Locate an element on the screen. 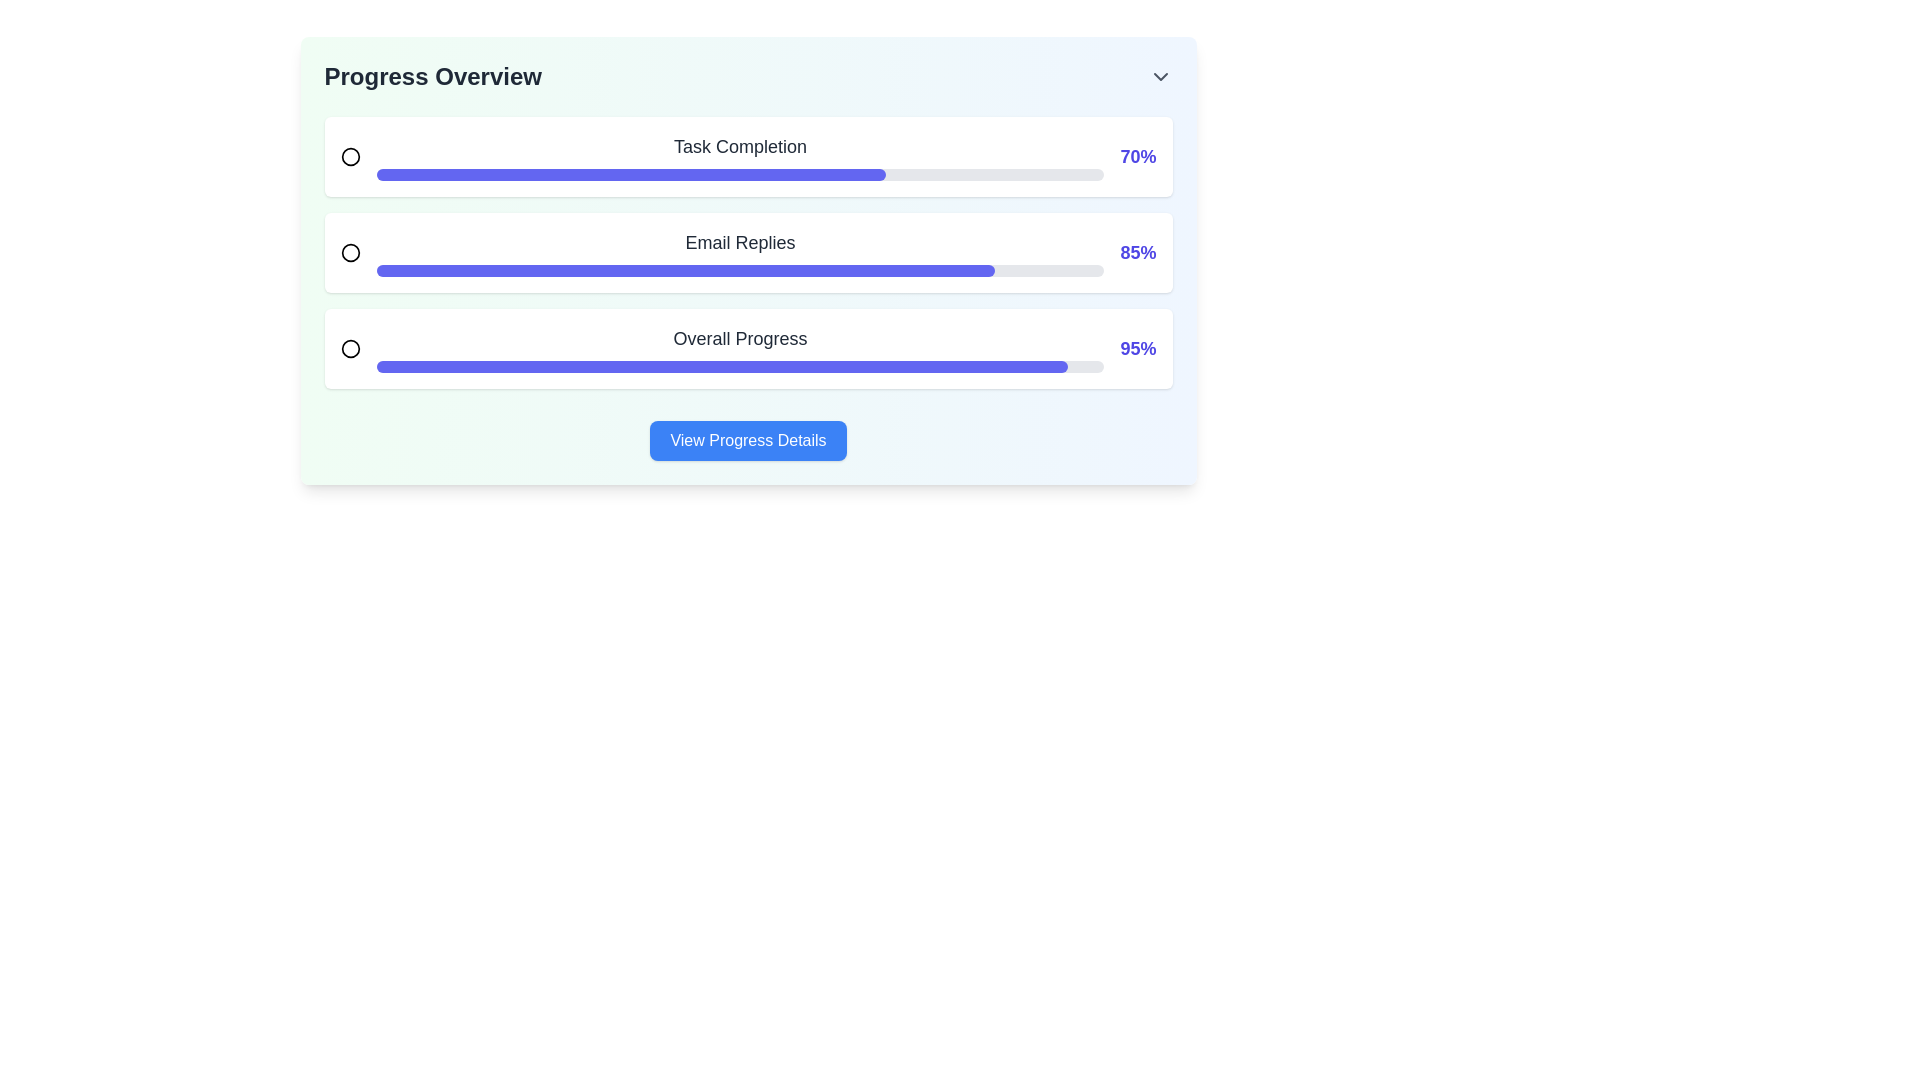  the downward-facing chevron icon button located to the right of the 'Progress Overview' header is located at coordinates (1160, 76).